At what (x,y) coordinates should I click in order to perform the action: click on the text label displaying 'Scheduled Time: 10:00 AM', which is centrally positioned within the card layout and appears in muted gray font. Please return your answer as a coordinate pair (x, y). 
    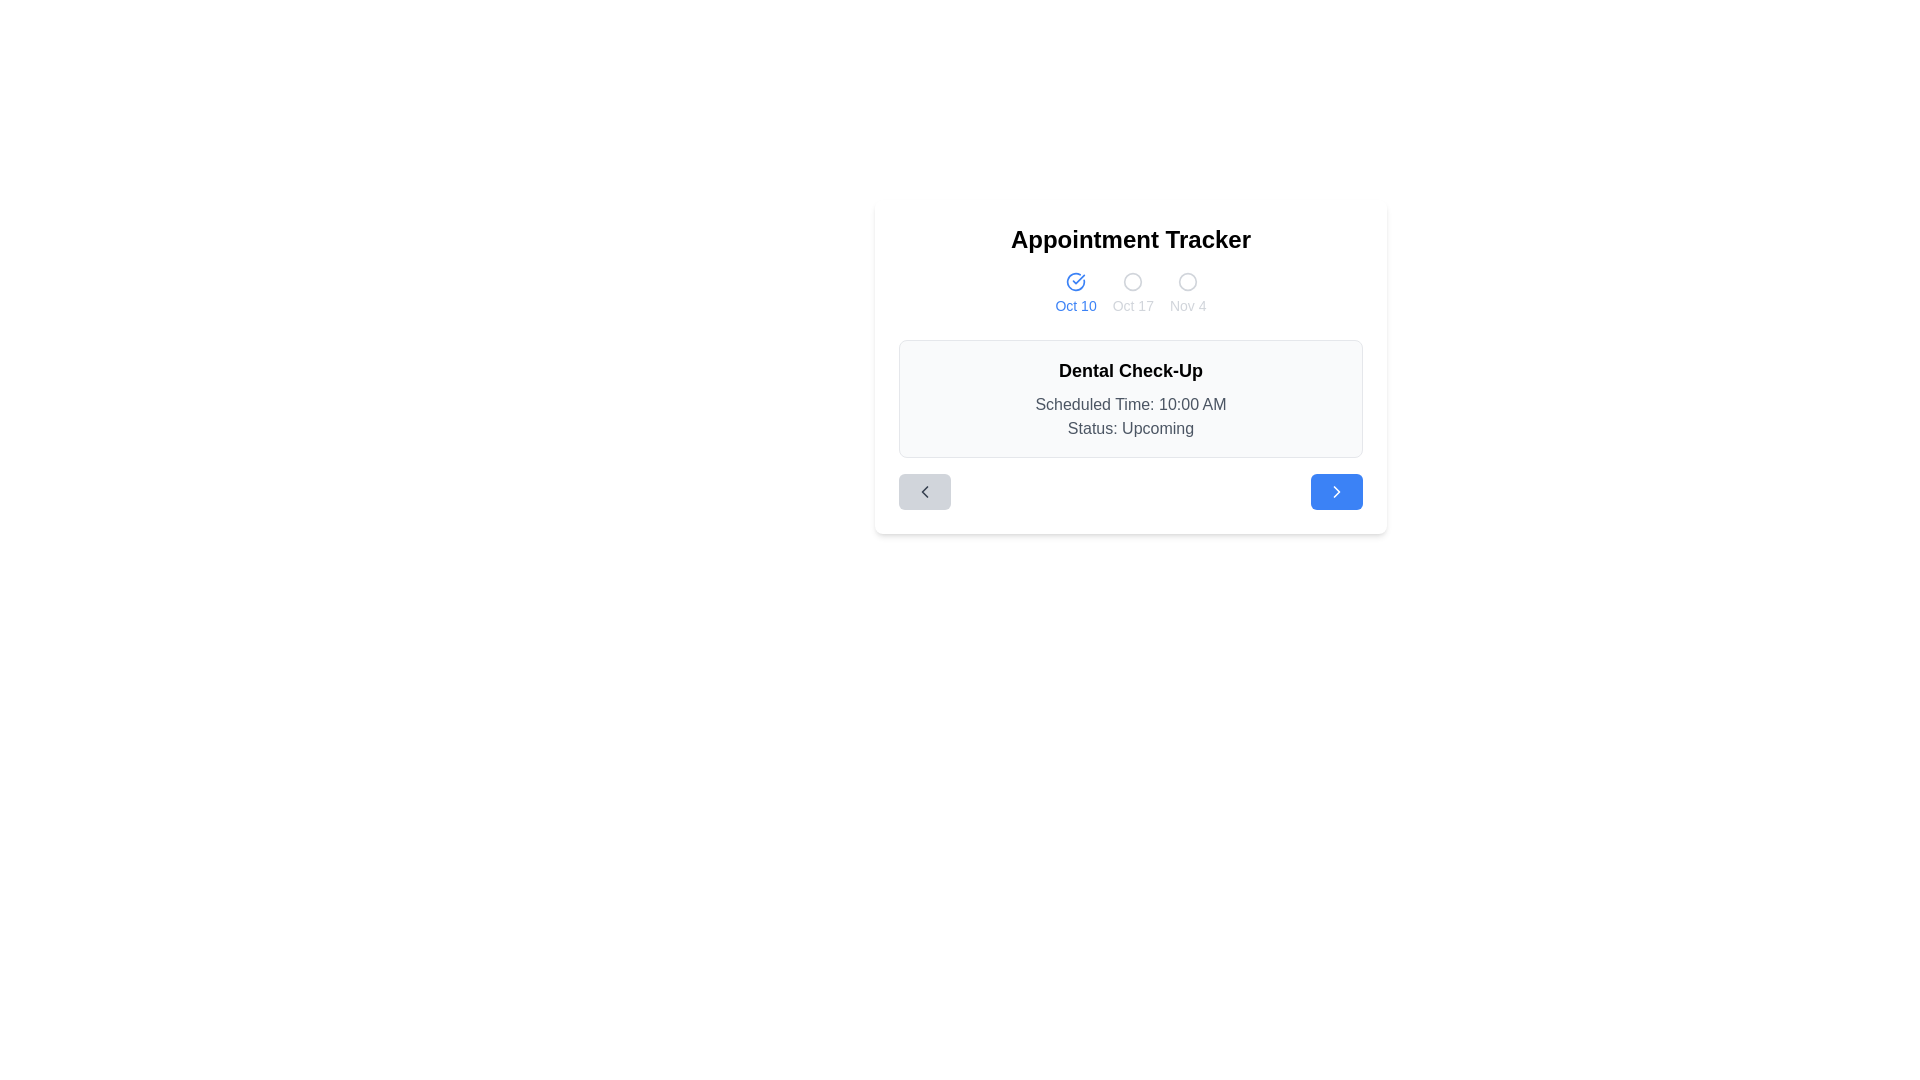
    Looking at the image, I should click on (1131, 405).